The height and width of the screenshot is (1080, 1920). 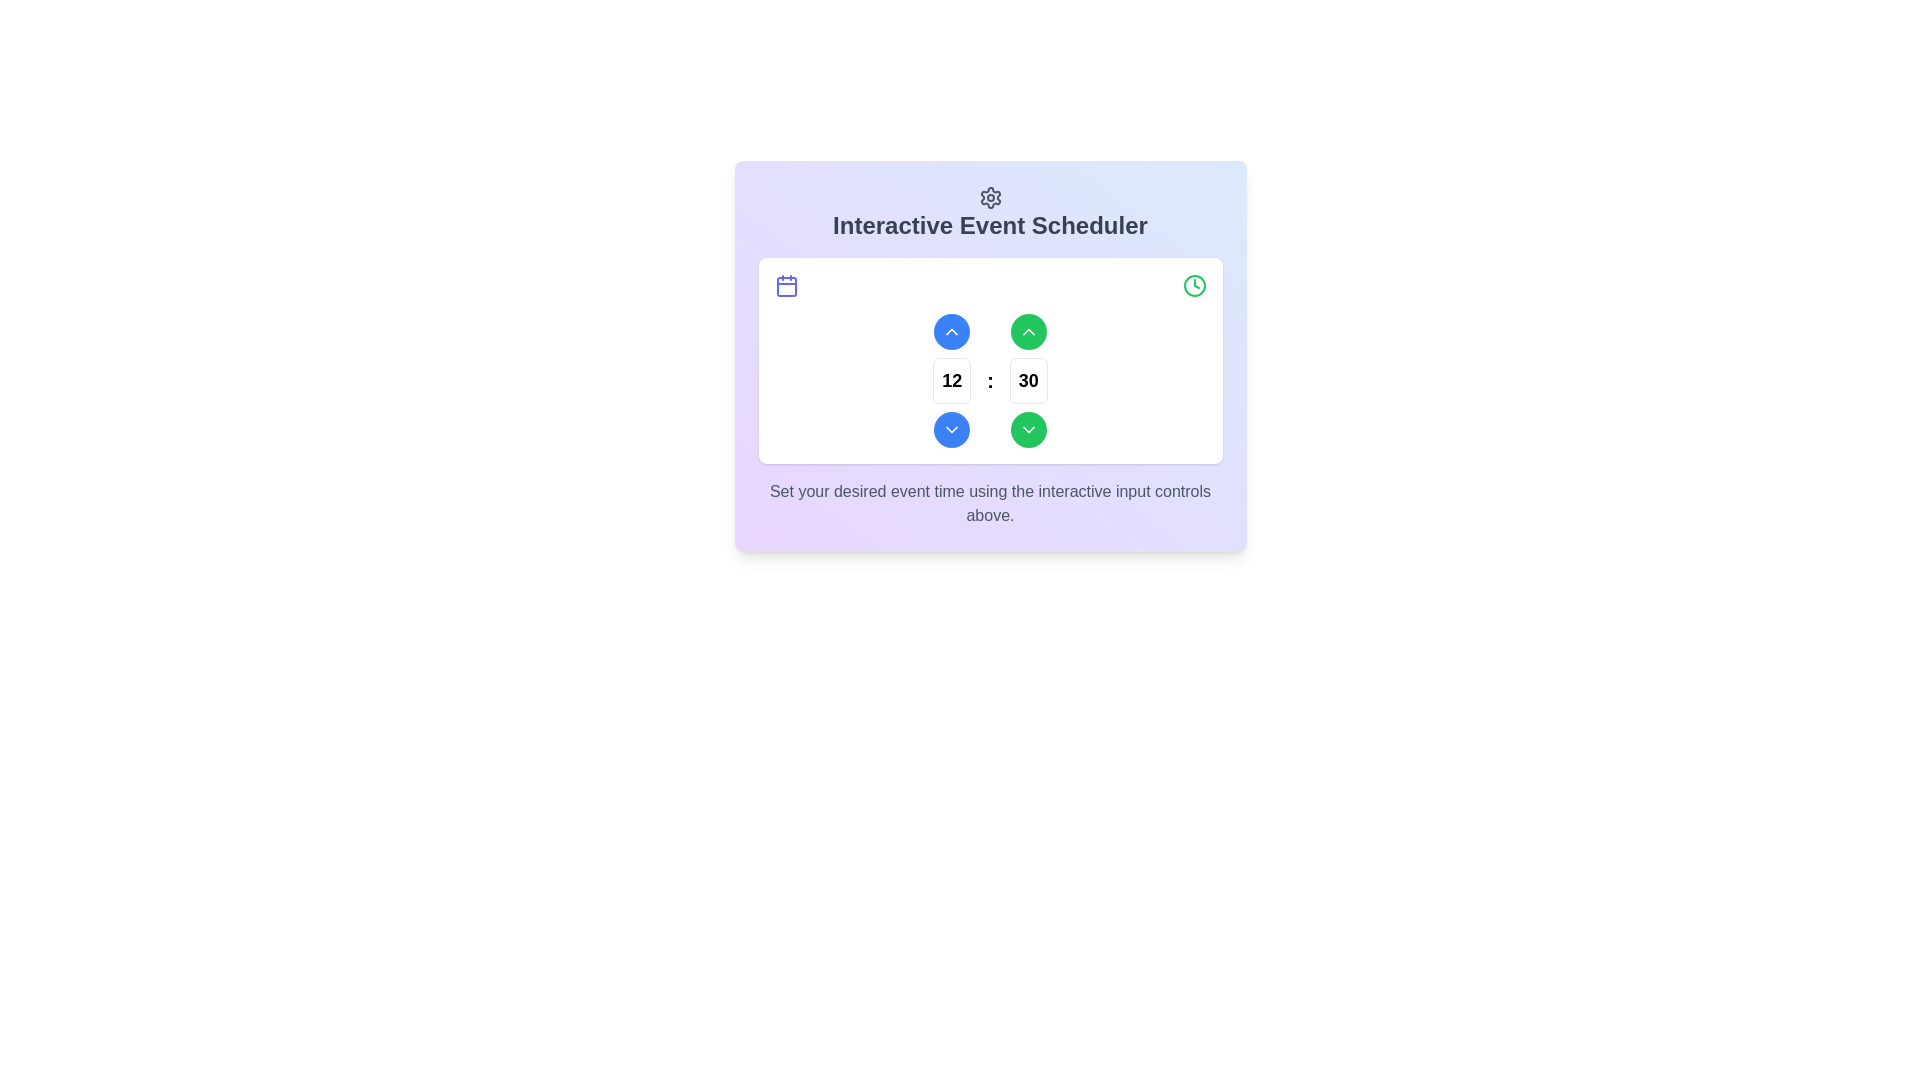 I want to click on the circular button with a blue background and a white upward chevron arrow at its center for accessibility navigation, so click(x=951, y=330).